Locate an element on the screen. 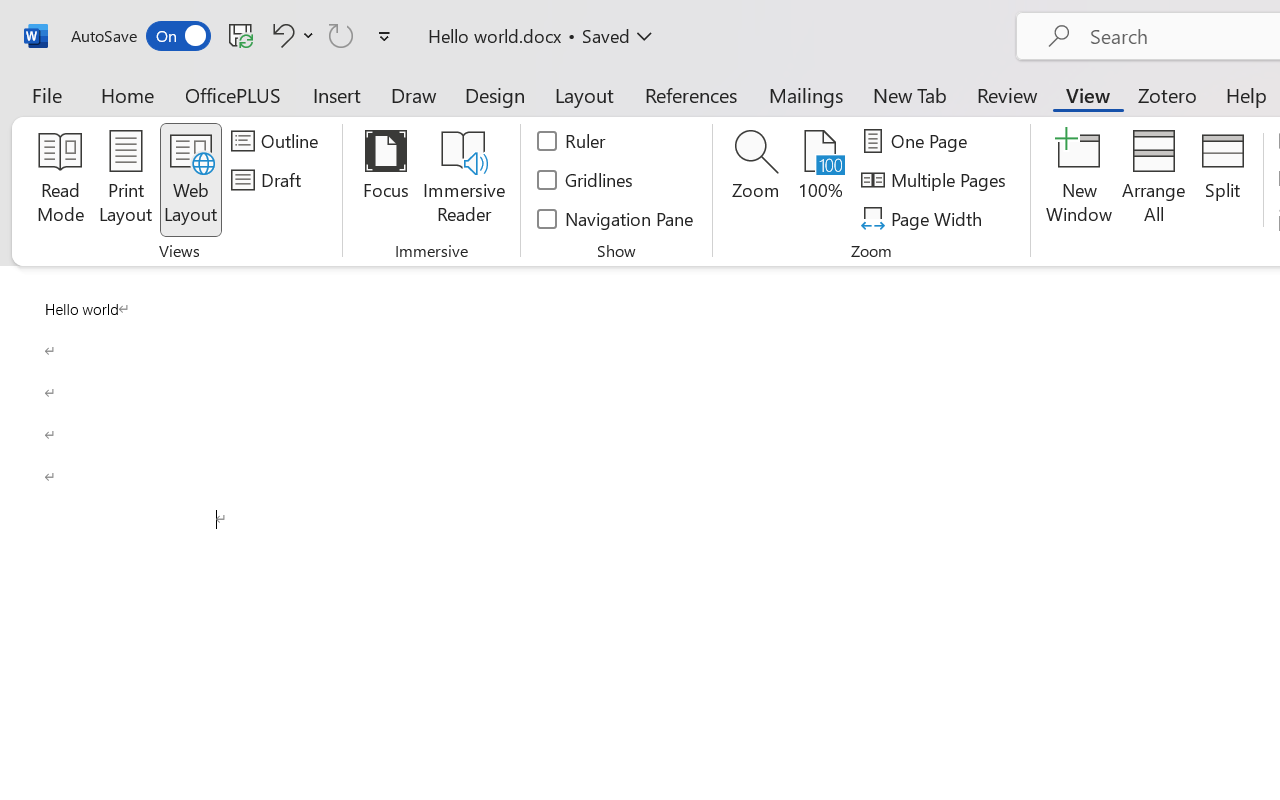  'Can' is located at coordinates (341, 34).